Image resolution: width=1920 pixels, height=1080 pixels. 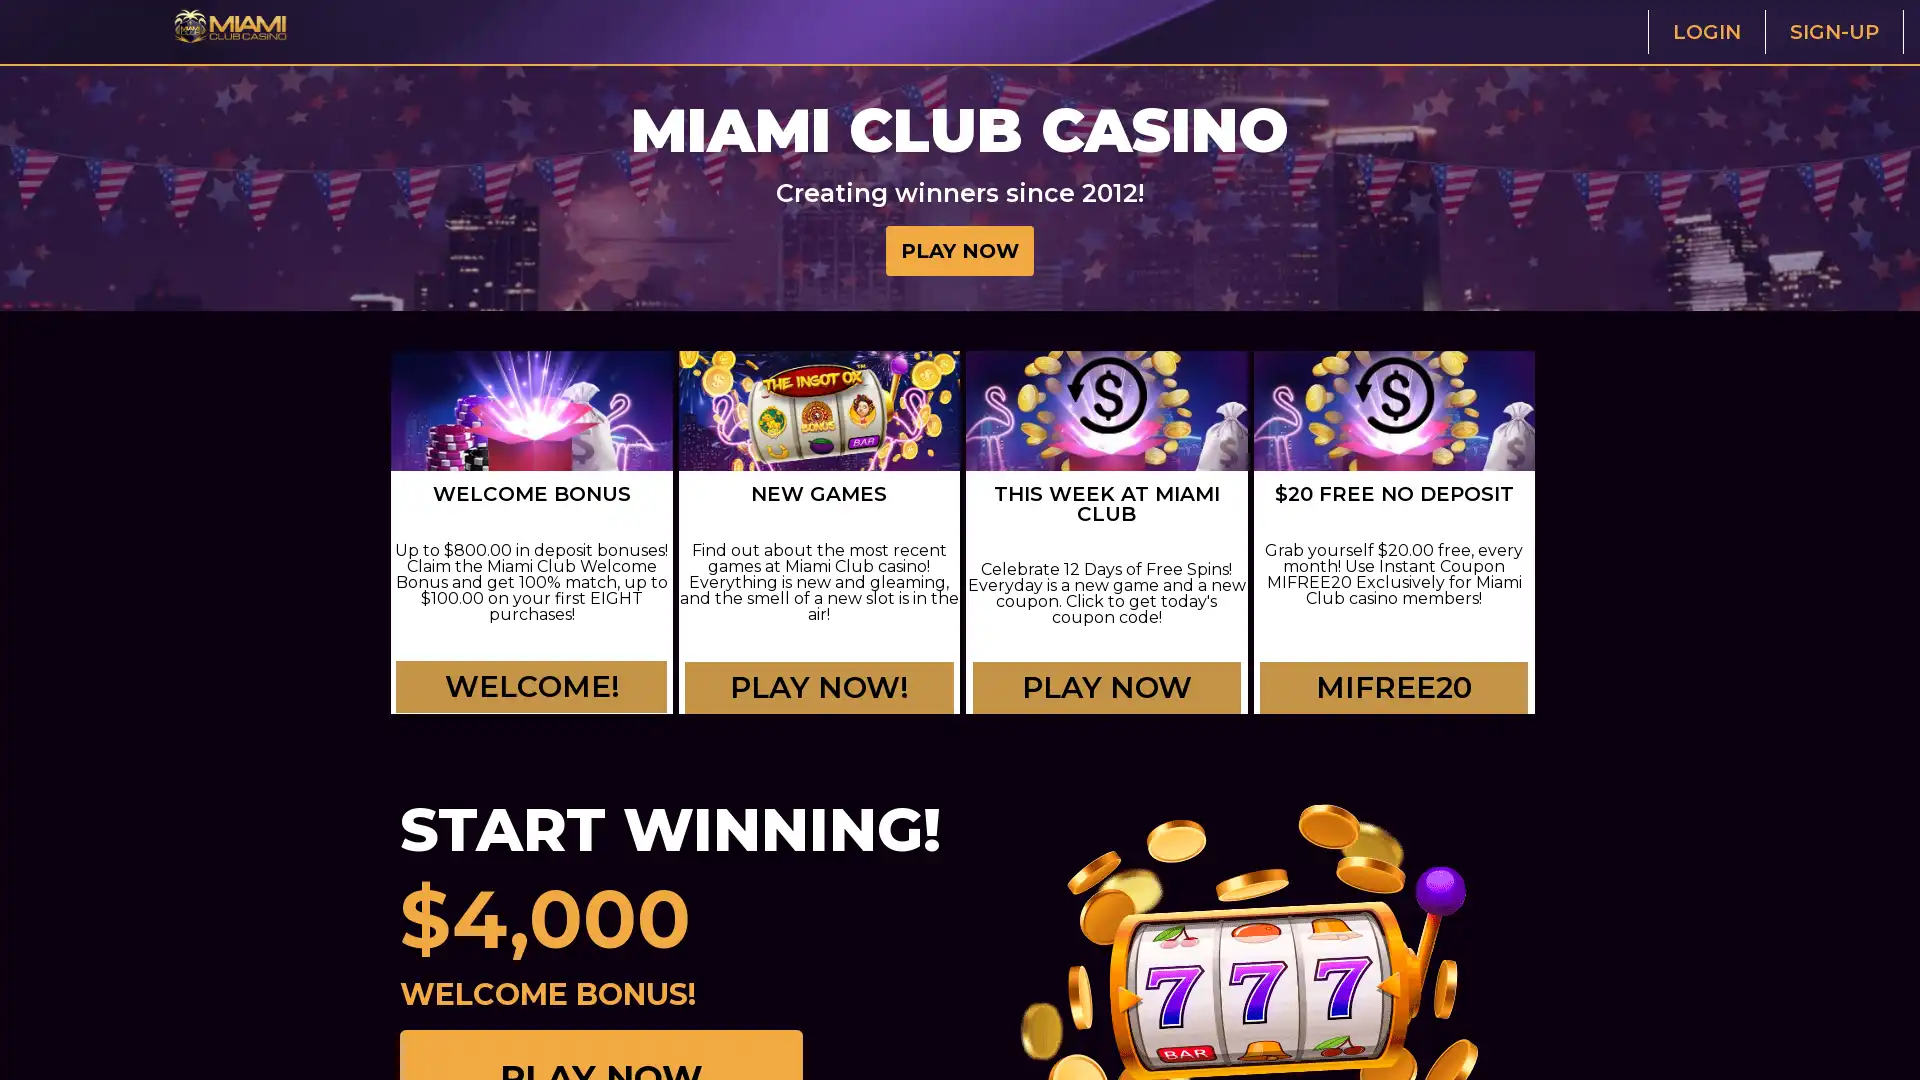 I want to click on SIGN-UP, so click(x=1833, y=31).